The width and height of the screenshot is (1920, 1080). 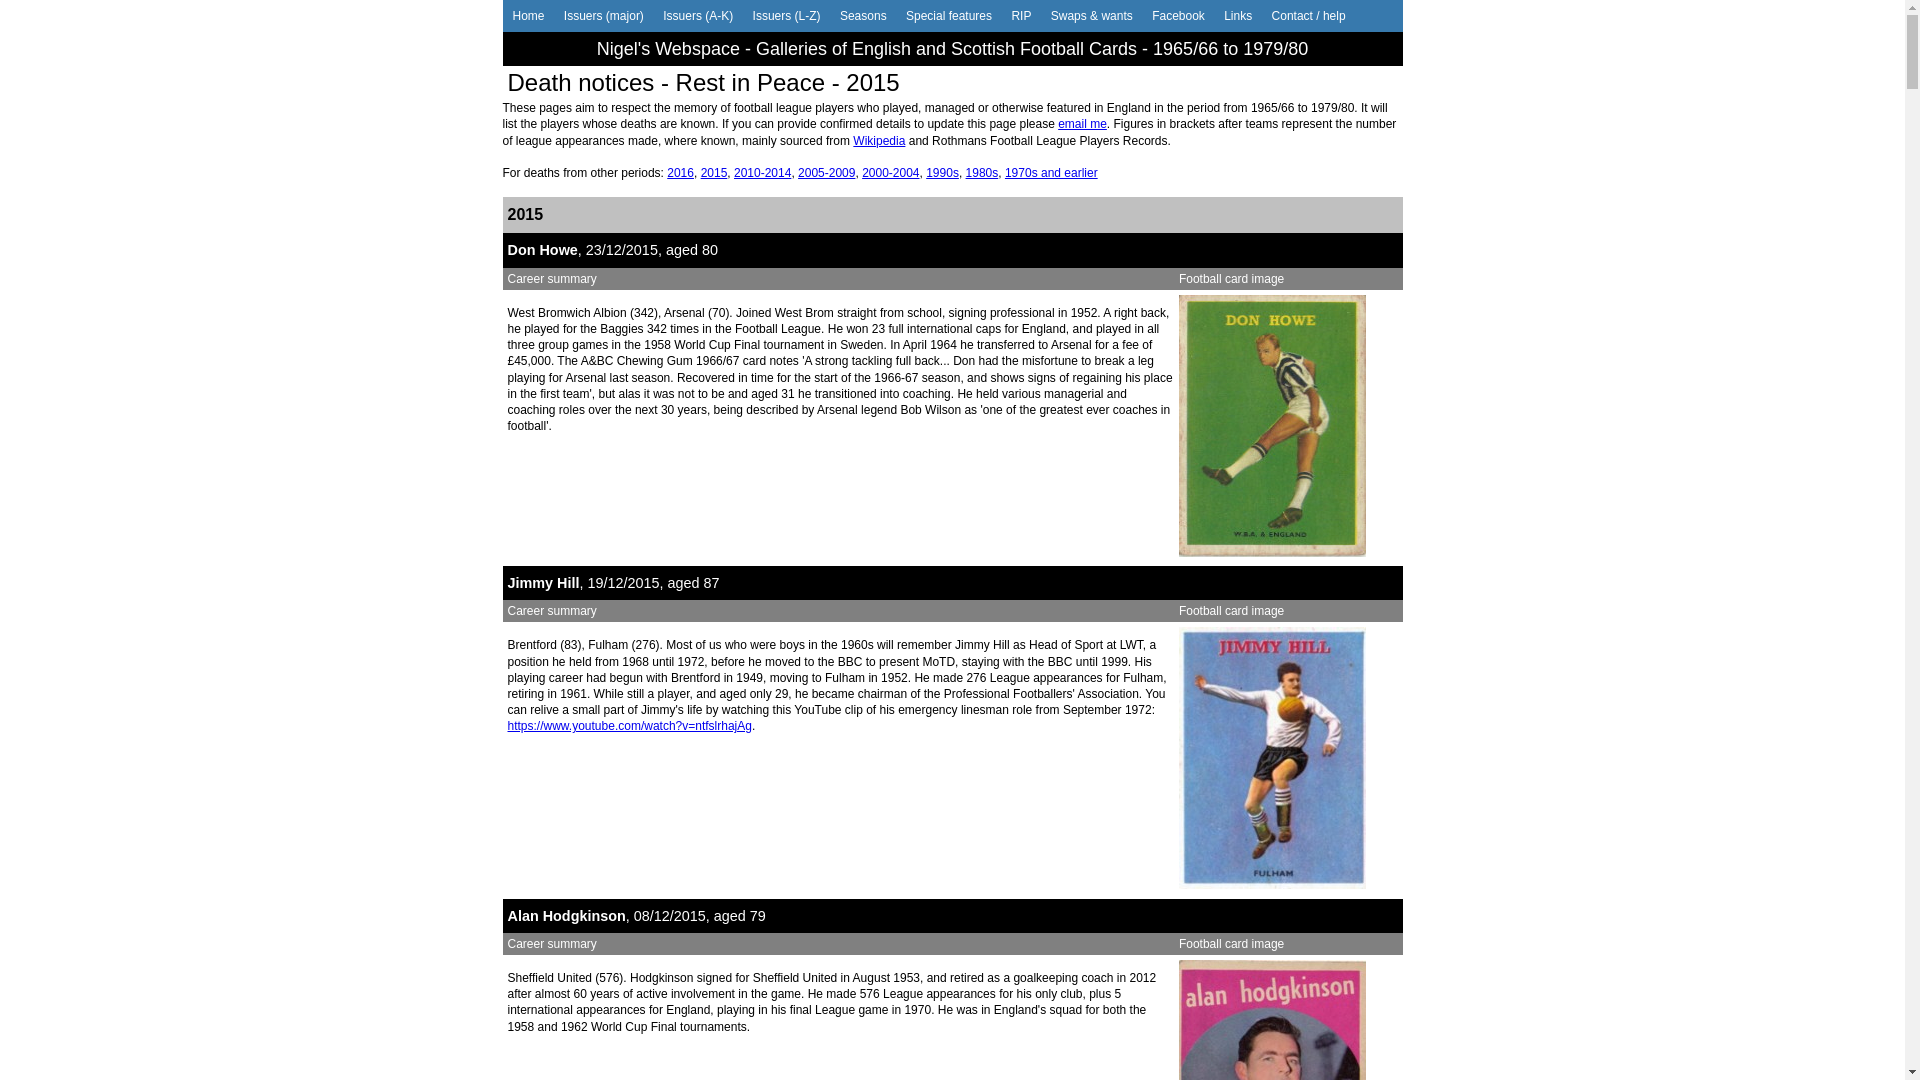 I want to click on 'Wikipedia', so click(x=878, y=140).